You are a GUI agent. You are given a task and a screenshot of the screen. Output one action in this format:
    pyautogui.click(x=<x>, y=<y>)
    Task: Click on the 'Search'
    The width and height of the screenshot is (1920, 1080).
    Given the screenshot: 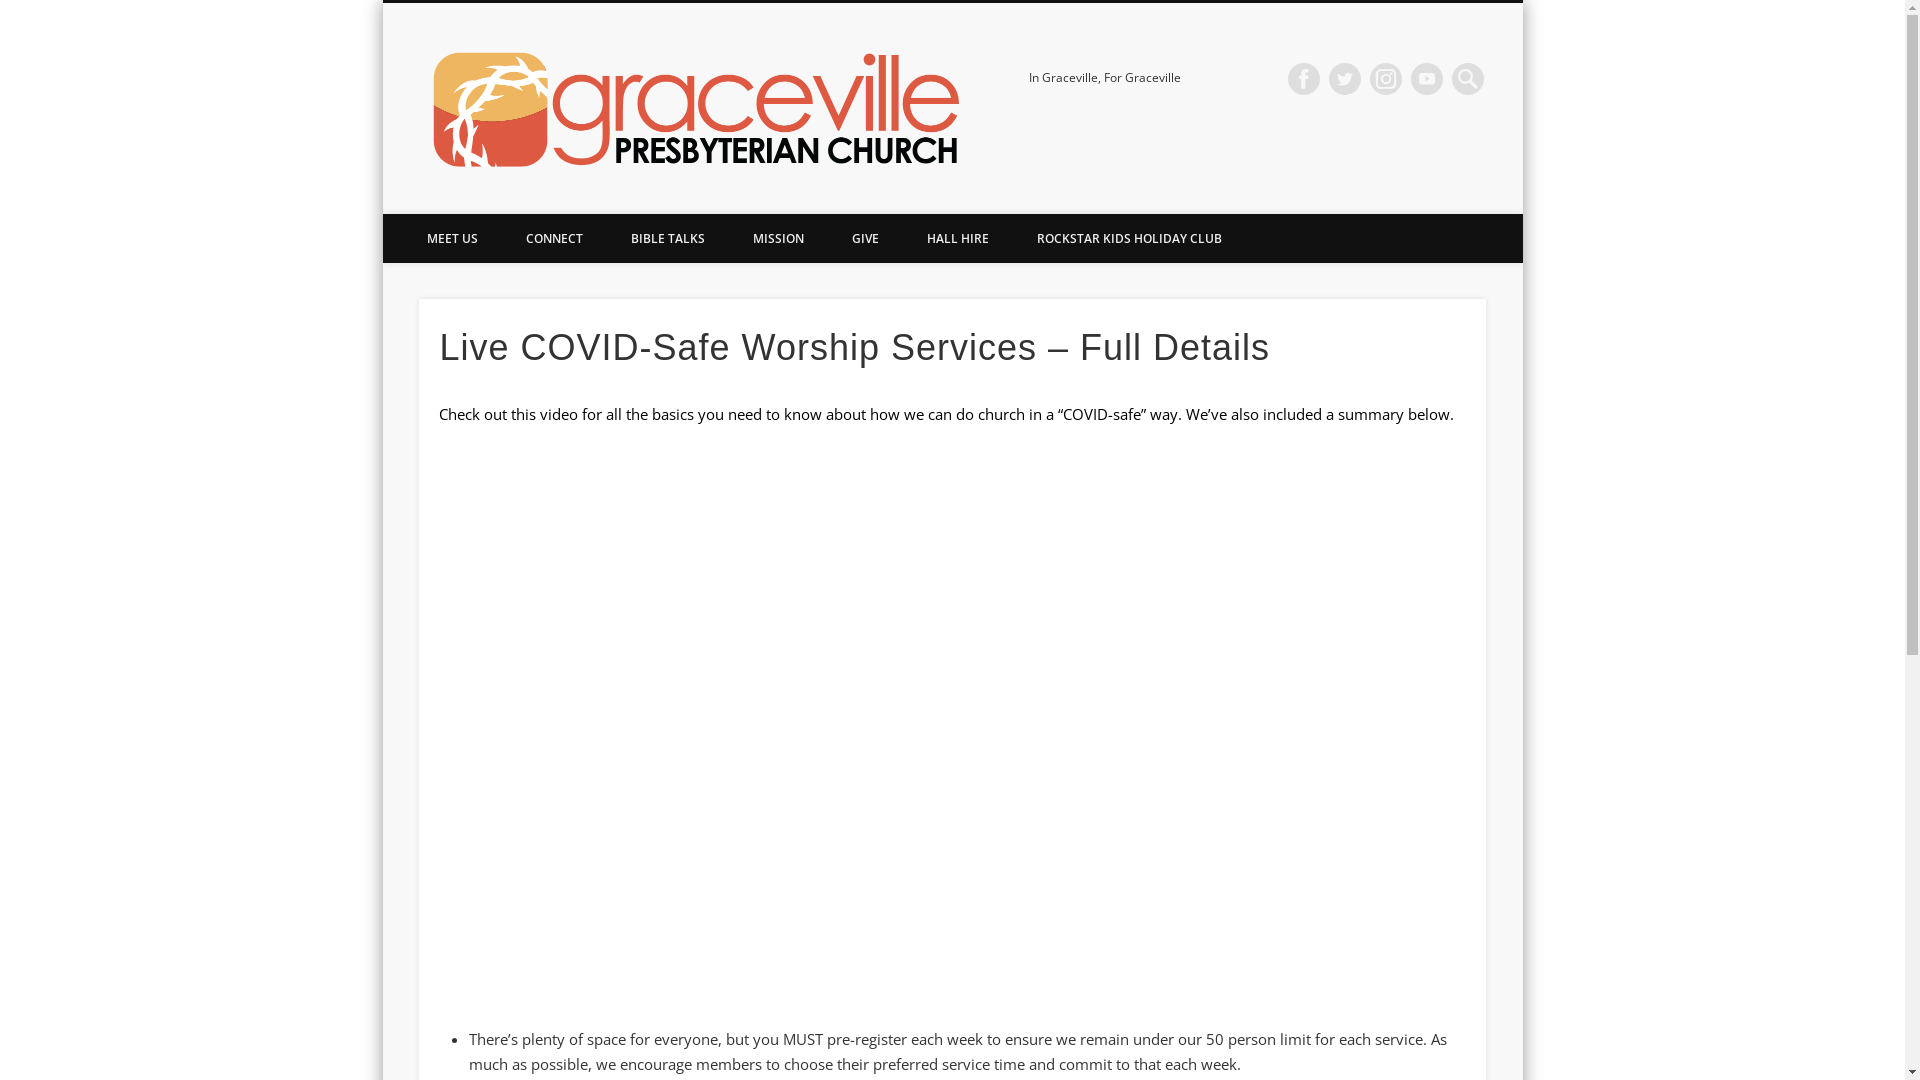 What is the action you would take?
    pyautogui.click(x=0, y=11)
    